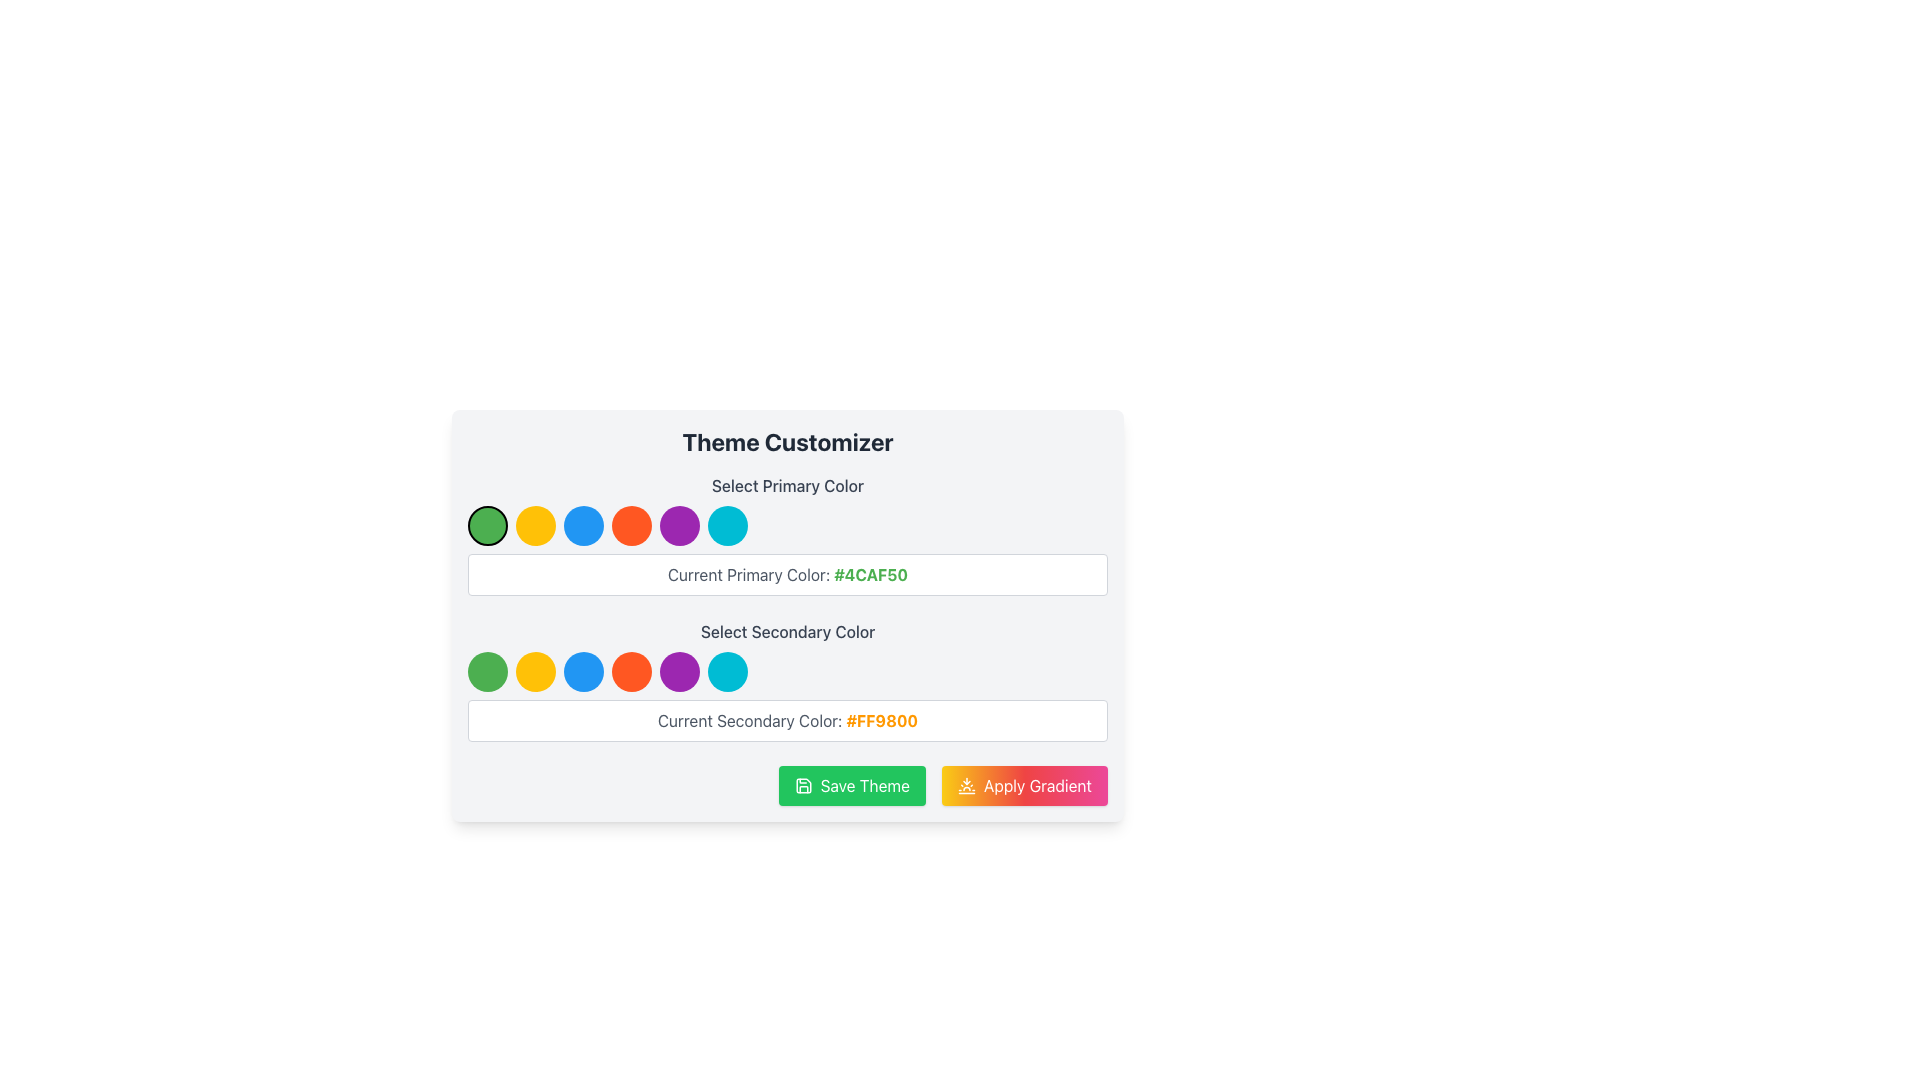 This screenshot has width=1920, height=1080. Describe the element at coordinates (786, 574) in the screenshot. I see `the Static Text Display that shows 'Current Primary Color:' and the color code '#4CAF50' with a white background and grey border` at that location.